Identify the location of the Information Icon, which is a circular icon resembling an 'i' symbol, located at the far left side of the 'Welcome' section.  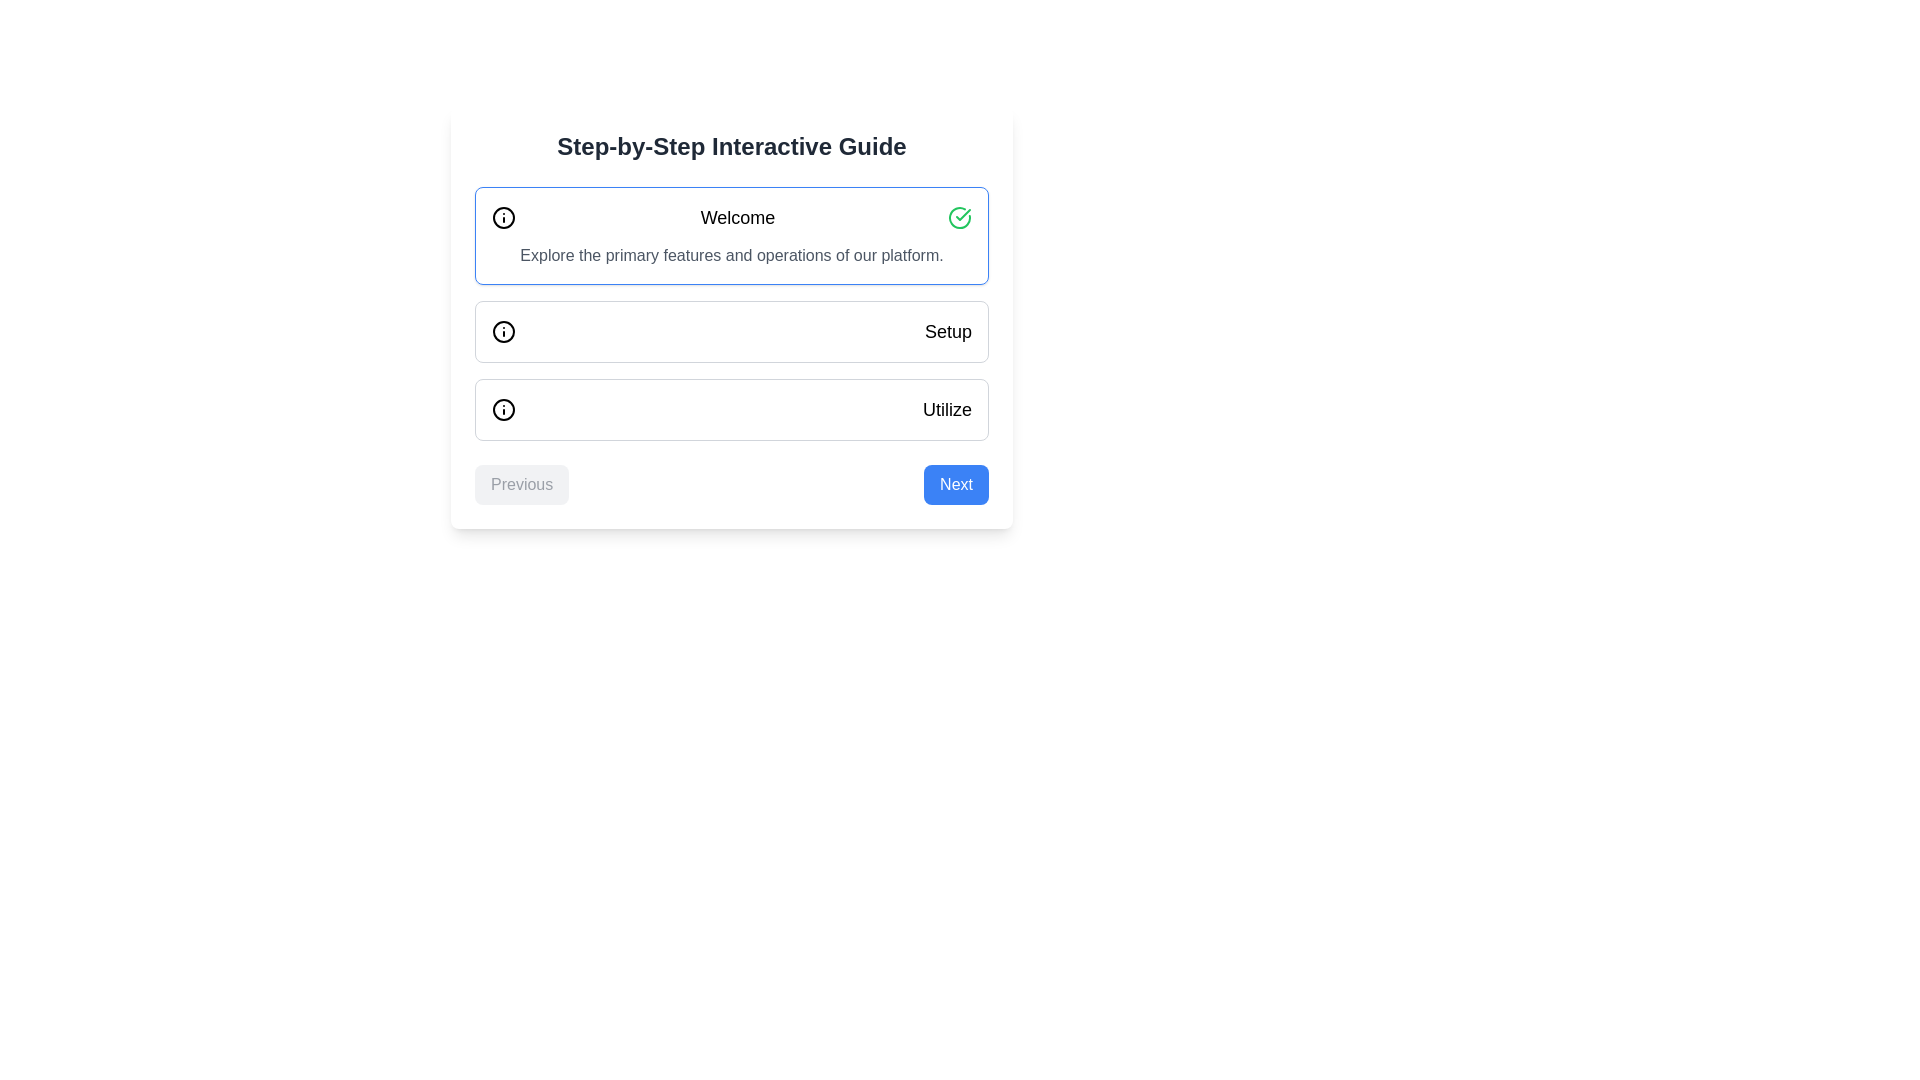
(504, 218).